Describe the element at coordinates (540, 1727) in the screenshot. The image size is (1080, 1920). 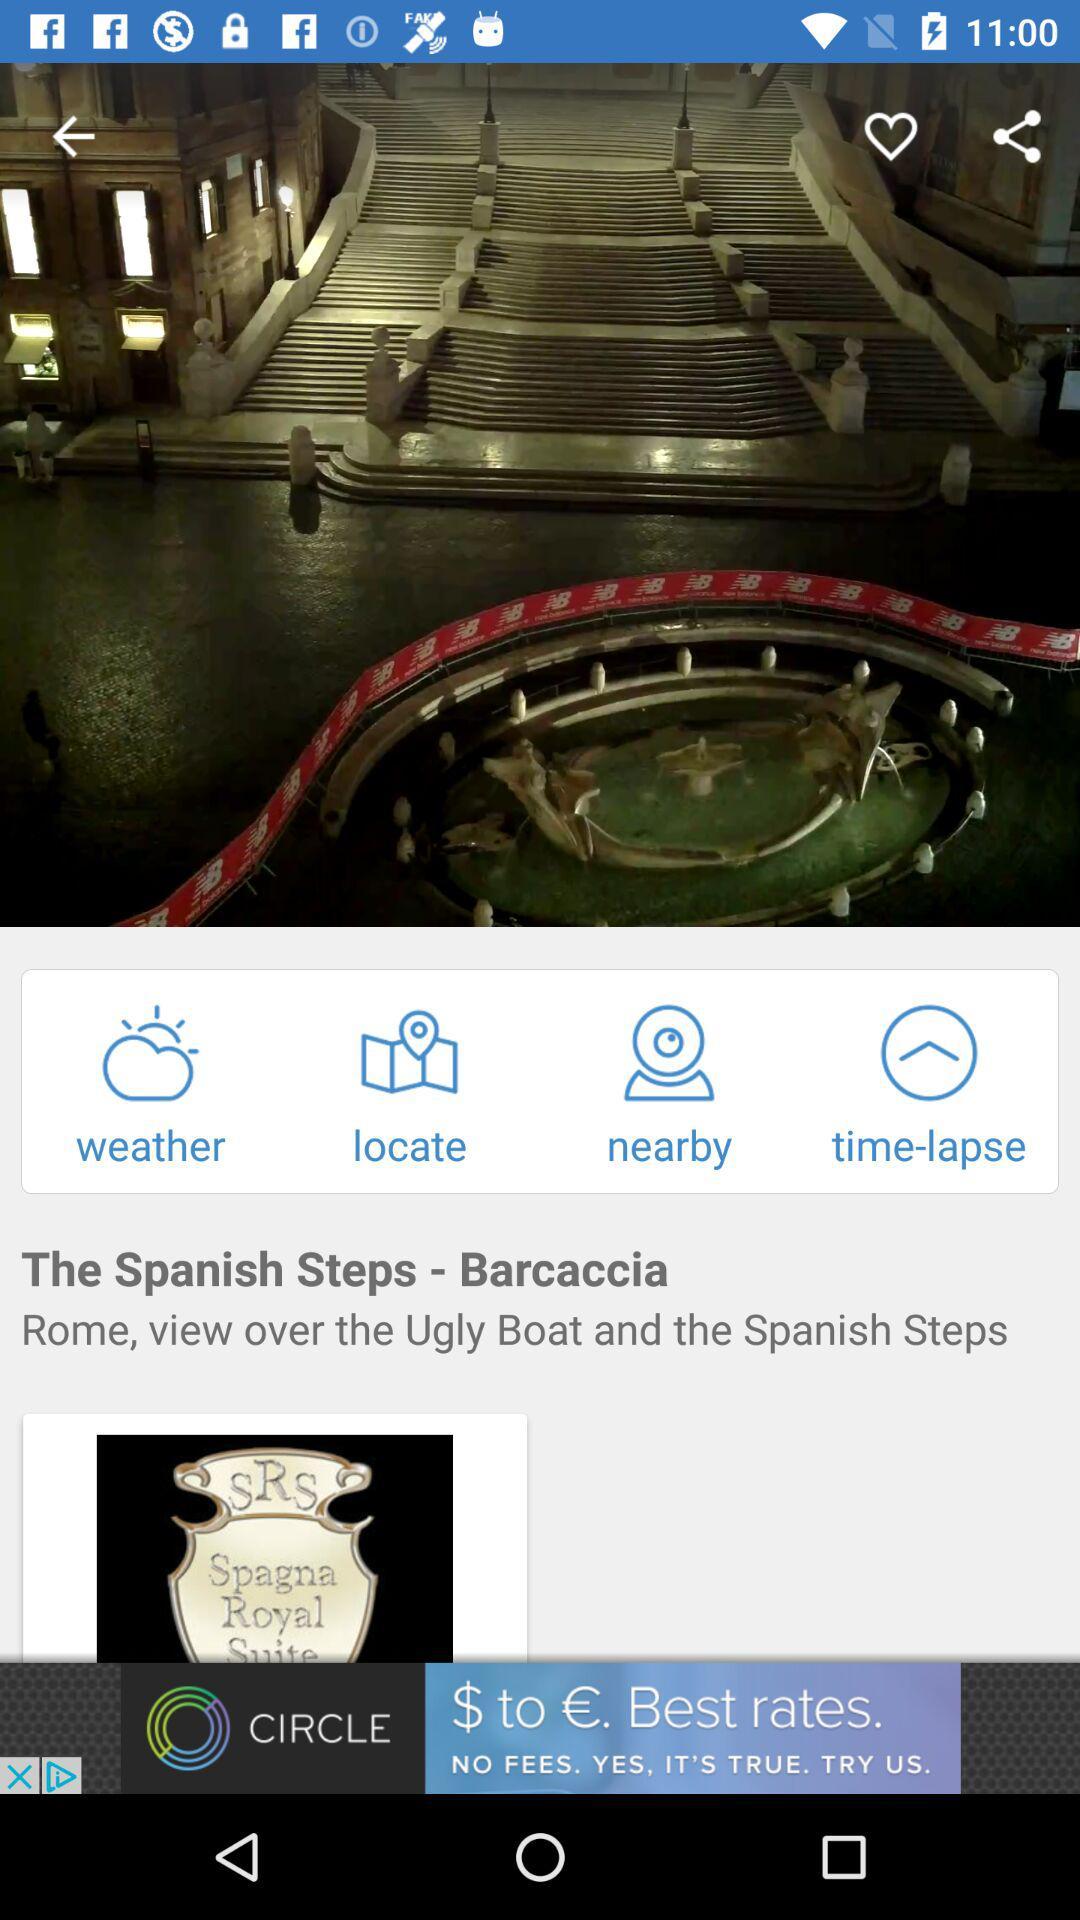
I see `add` at that location.